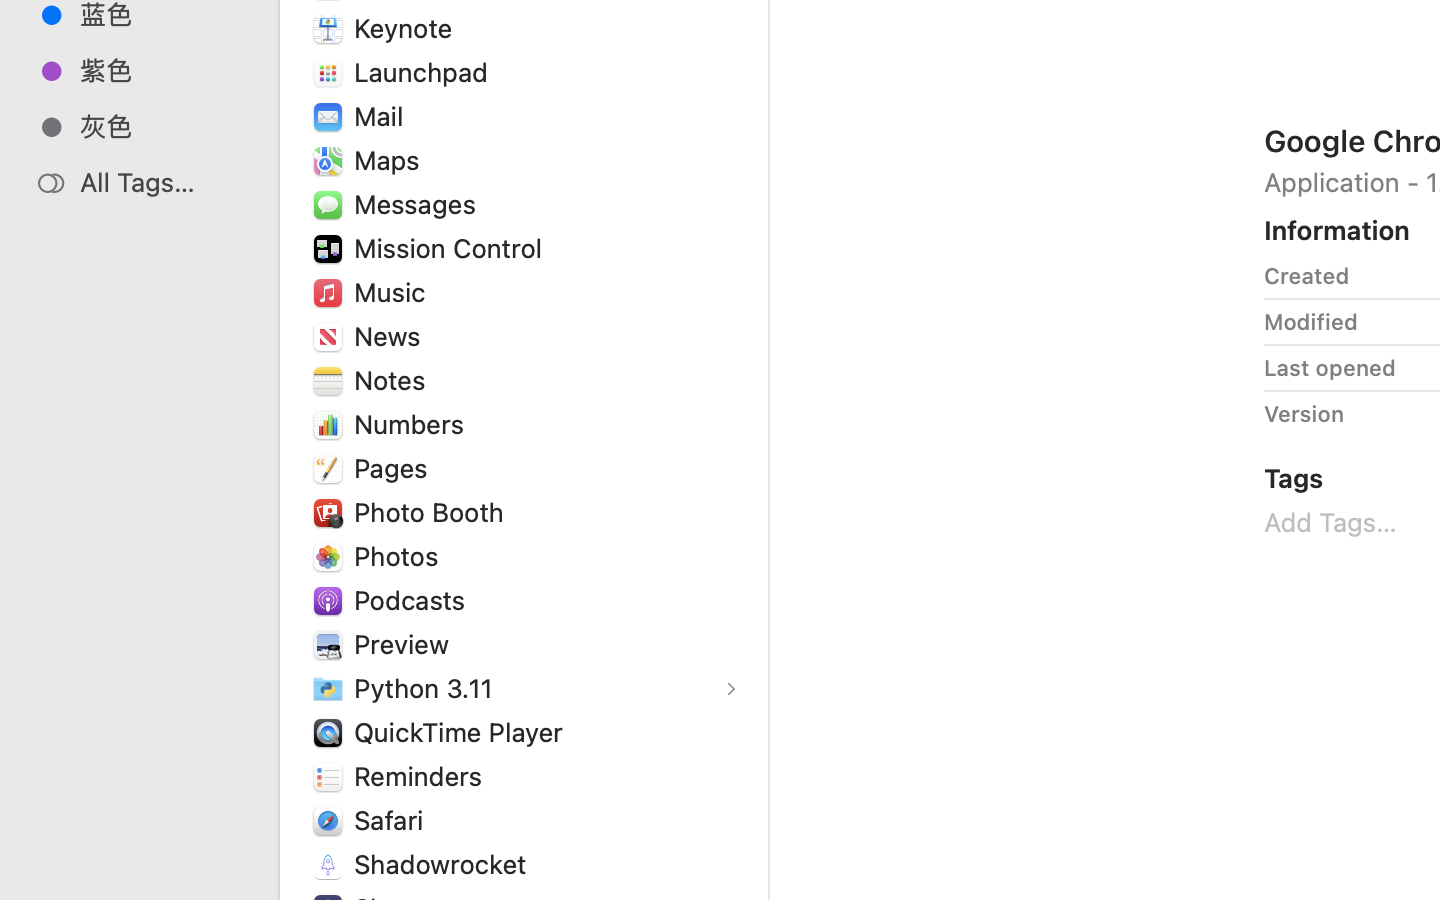 The image size is (1440, 900). What do you see at coordinates (423, 774) in the screenshot?
I see `'Reminders'` at bounding box center [423, 774].